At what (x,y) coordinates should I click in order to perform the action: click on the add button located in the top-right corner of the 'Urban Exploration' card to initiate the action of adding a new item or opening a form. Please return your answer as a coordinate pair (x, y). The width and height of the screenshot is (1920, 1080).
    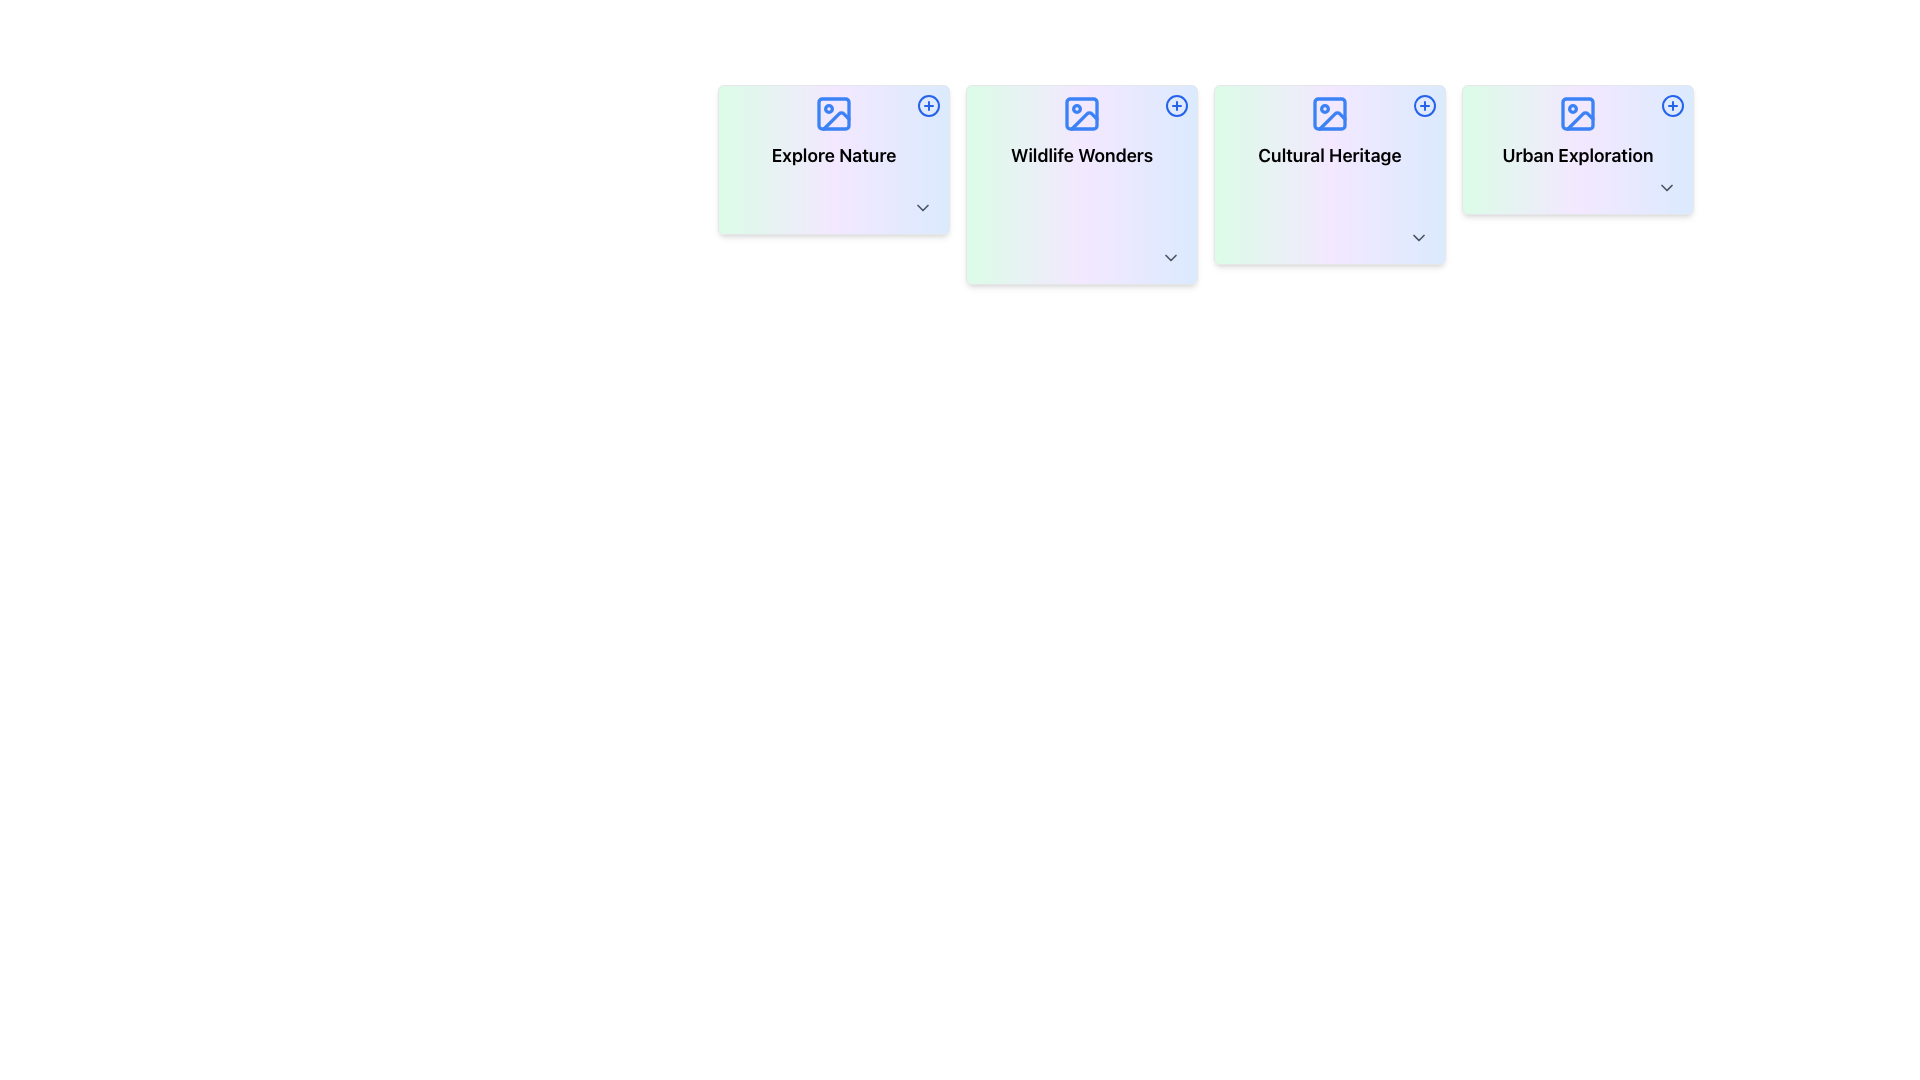
    Looking at the image, I should click on (1673, 105).